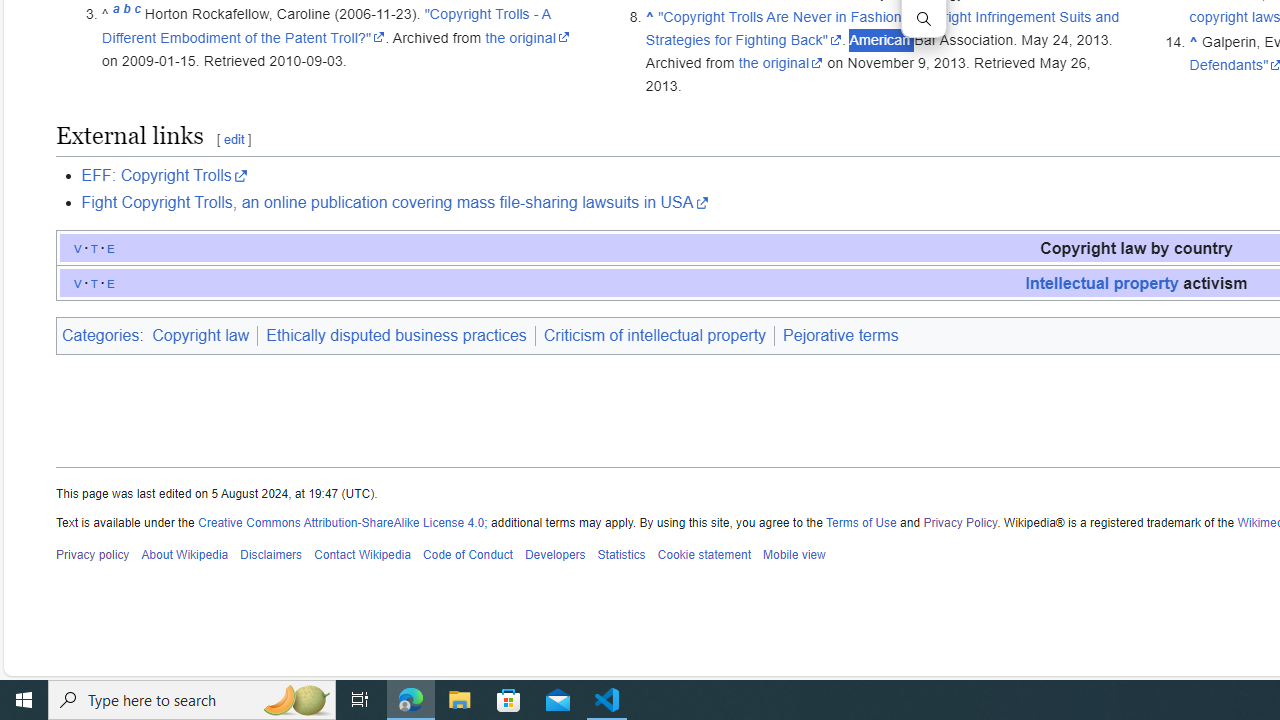  What do you see at coordinates (92, 555) in the screenshot?
I see `'Privacy policy'` at bounding box center [92, 555].